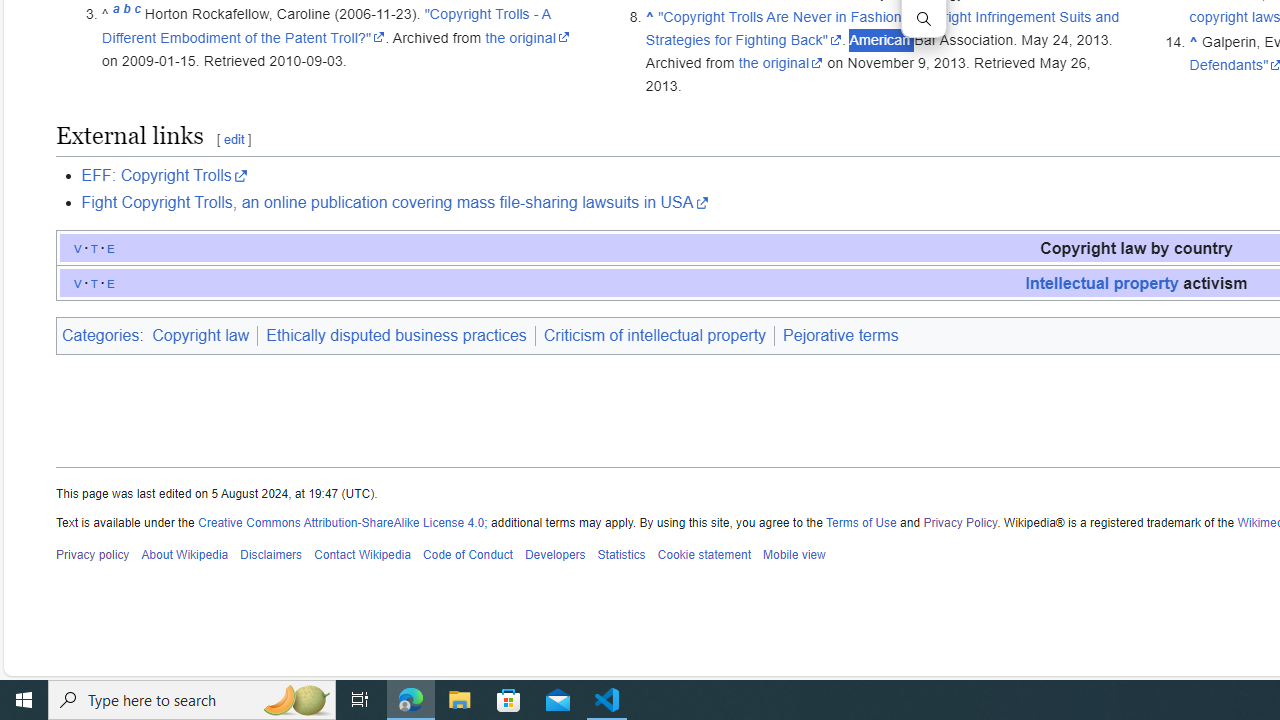  What do you see at coordinates (92, 555) in the screenshot?
I see `'Privacy policy'` at bounding box center [92, 555].